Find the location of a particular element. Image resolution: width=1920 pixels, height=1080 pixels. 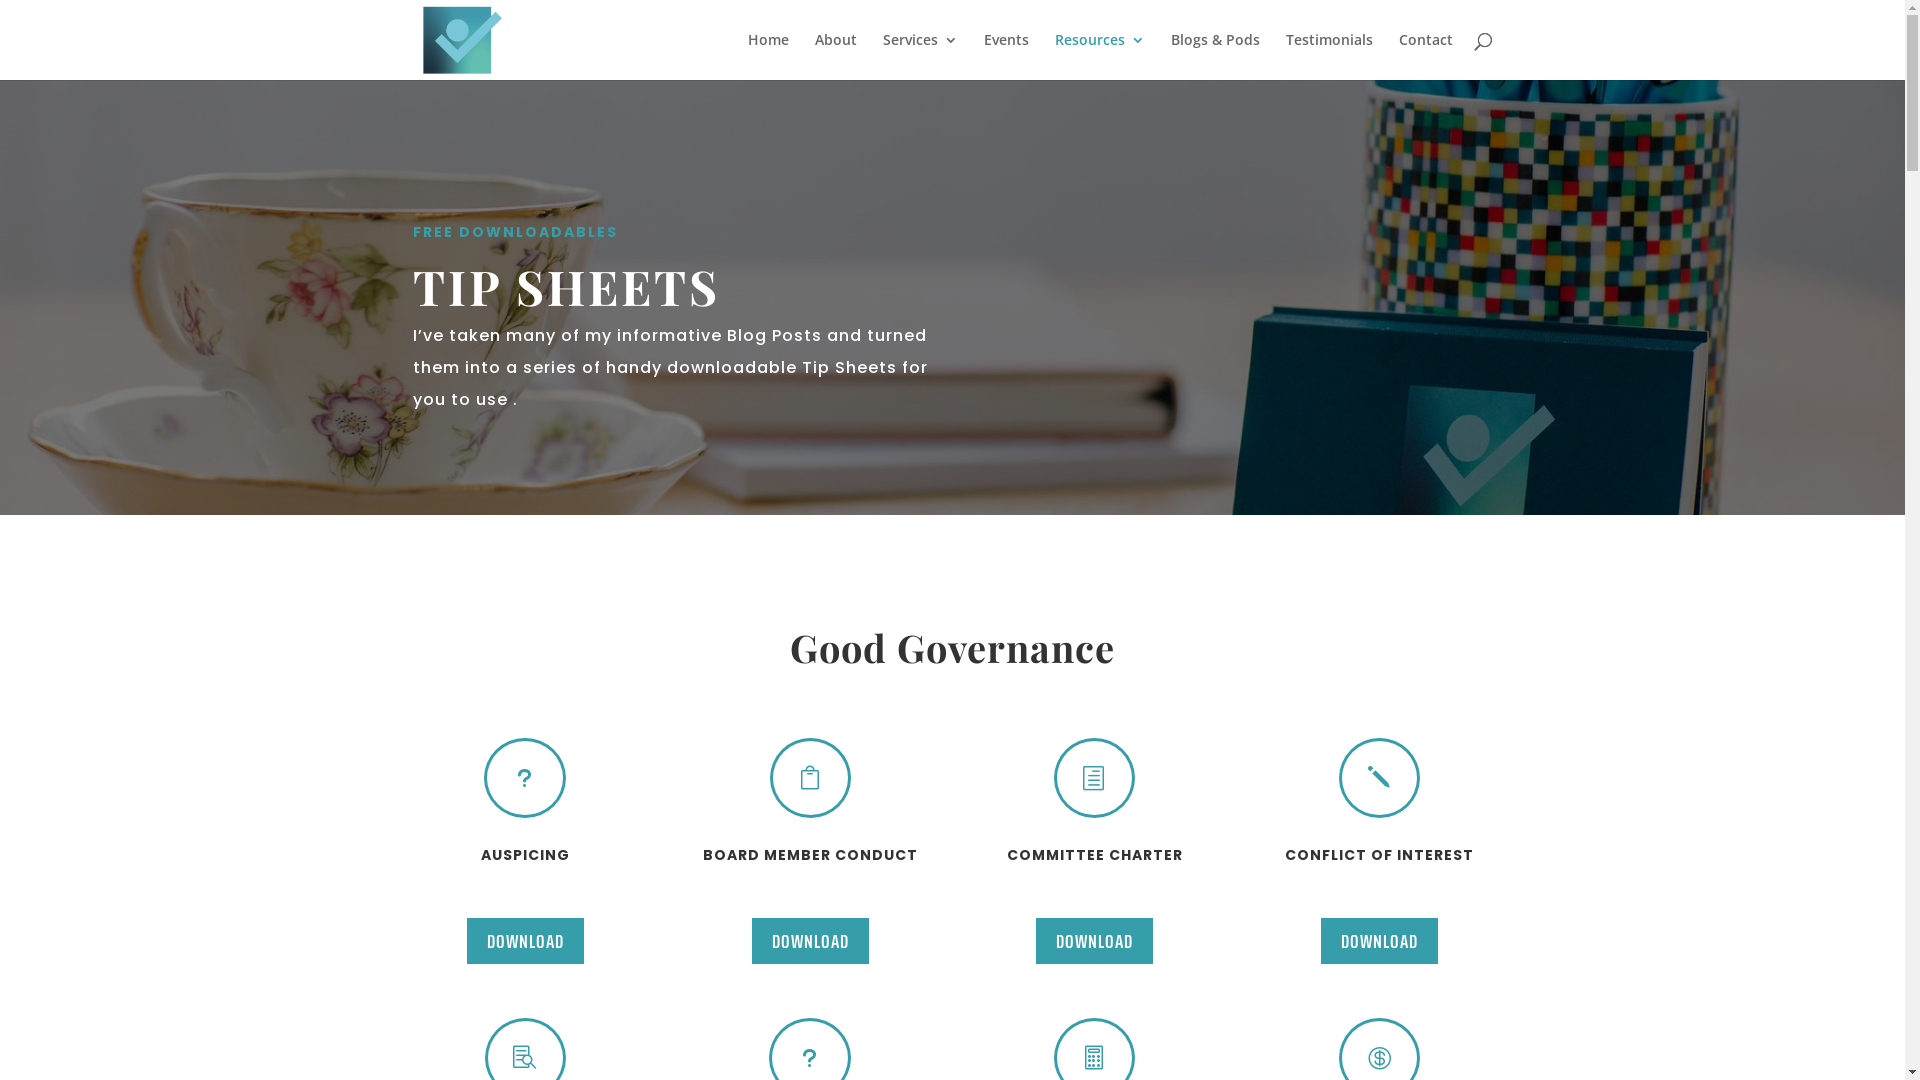

'DOWNLOAD' is located at coordinates (1093, 941).